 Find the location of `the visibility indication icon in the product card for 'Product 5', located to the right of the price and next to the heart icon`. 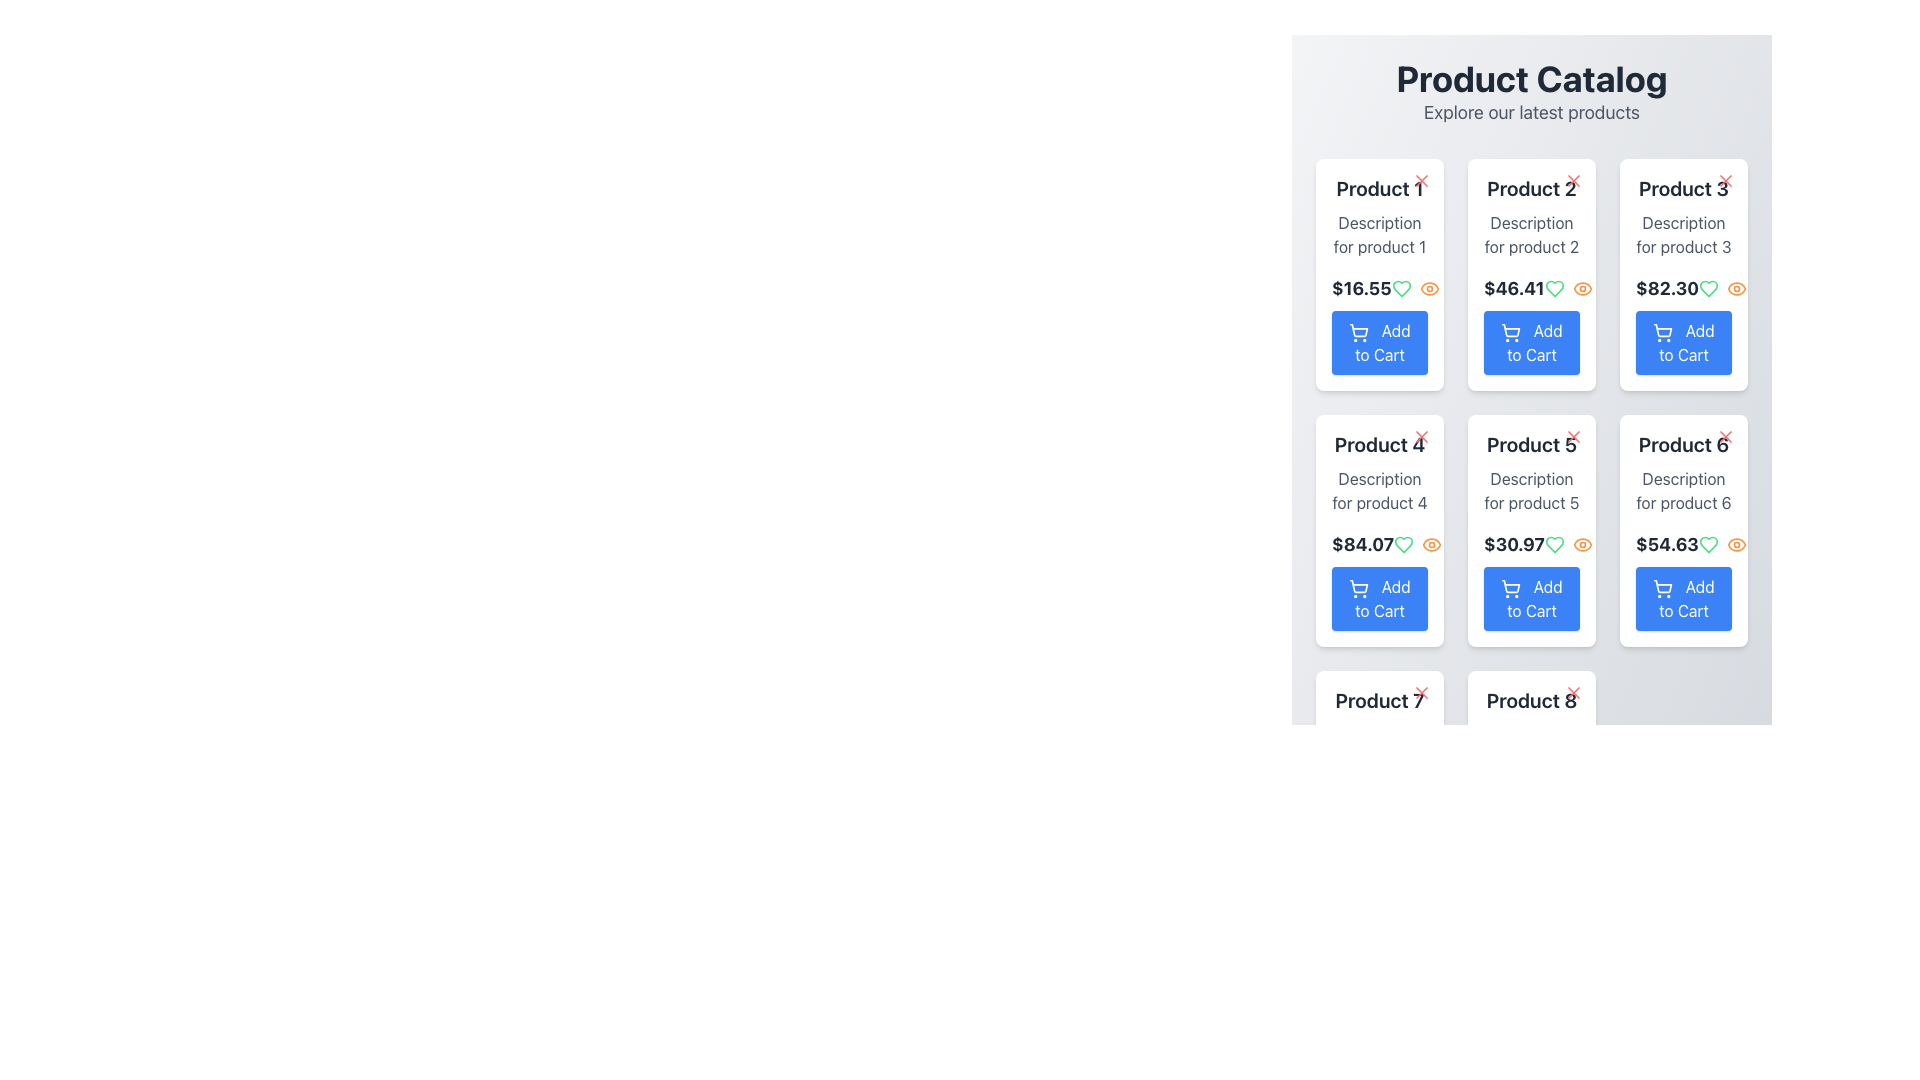

the visibility indication icon in the product card for 'Product 5', located to the right of the price and next to the heart icon is located at coordinates (1582, 544).